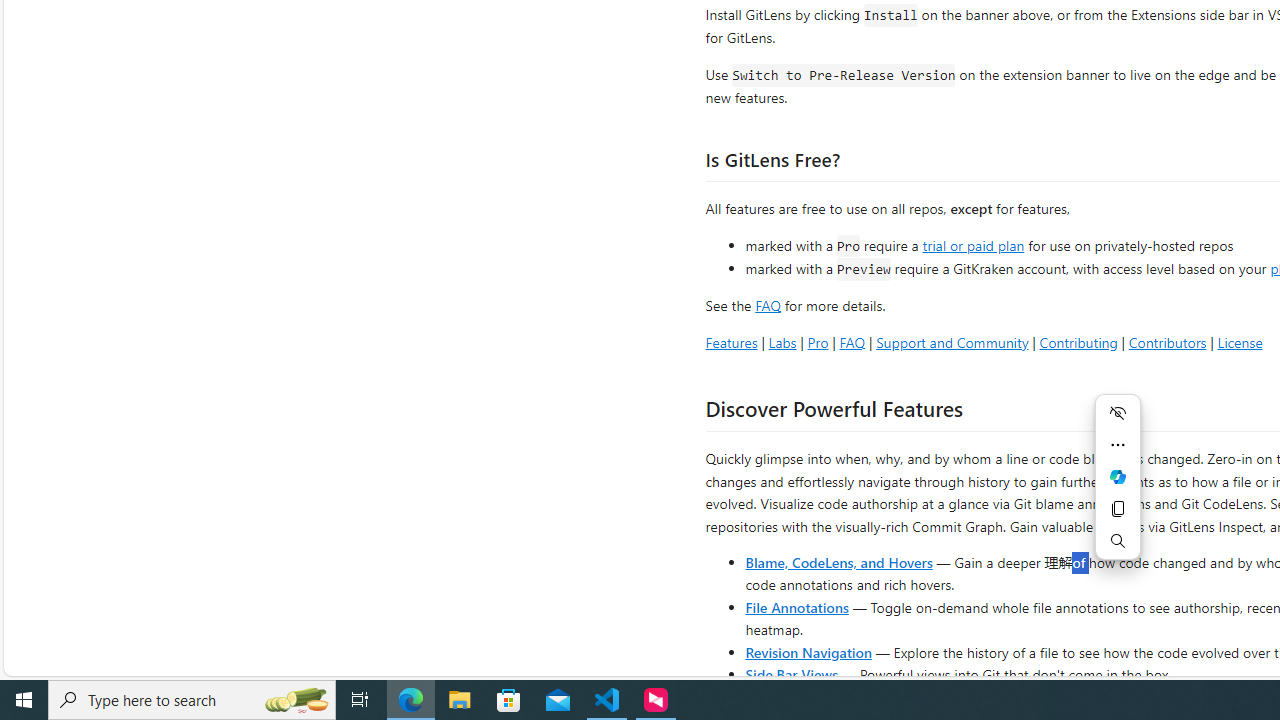 Image resolution: width=1280 pixels, height=720 pixels. Describe the element at coordinates (839, 561) in the screenshot. I see `'Blame, CodeLens, and Hovers'` at that location.